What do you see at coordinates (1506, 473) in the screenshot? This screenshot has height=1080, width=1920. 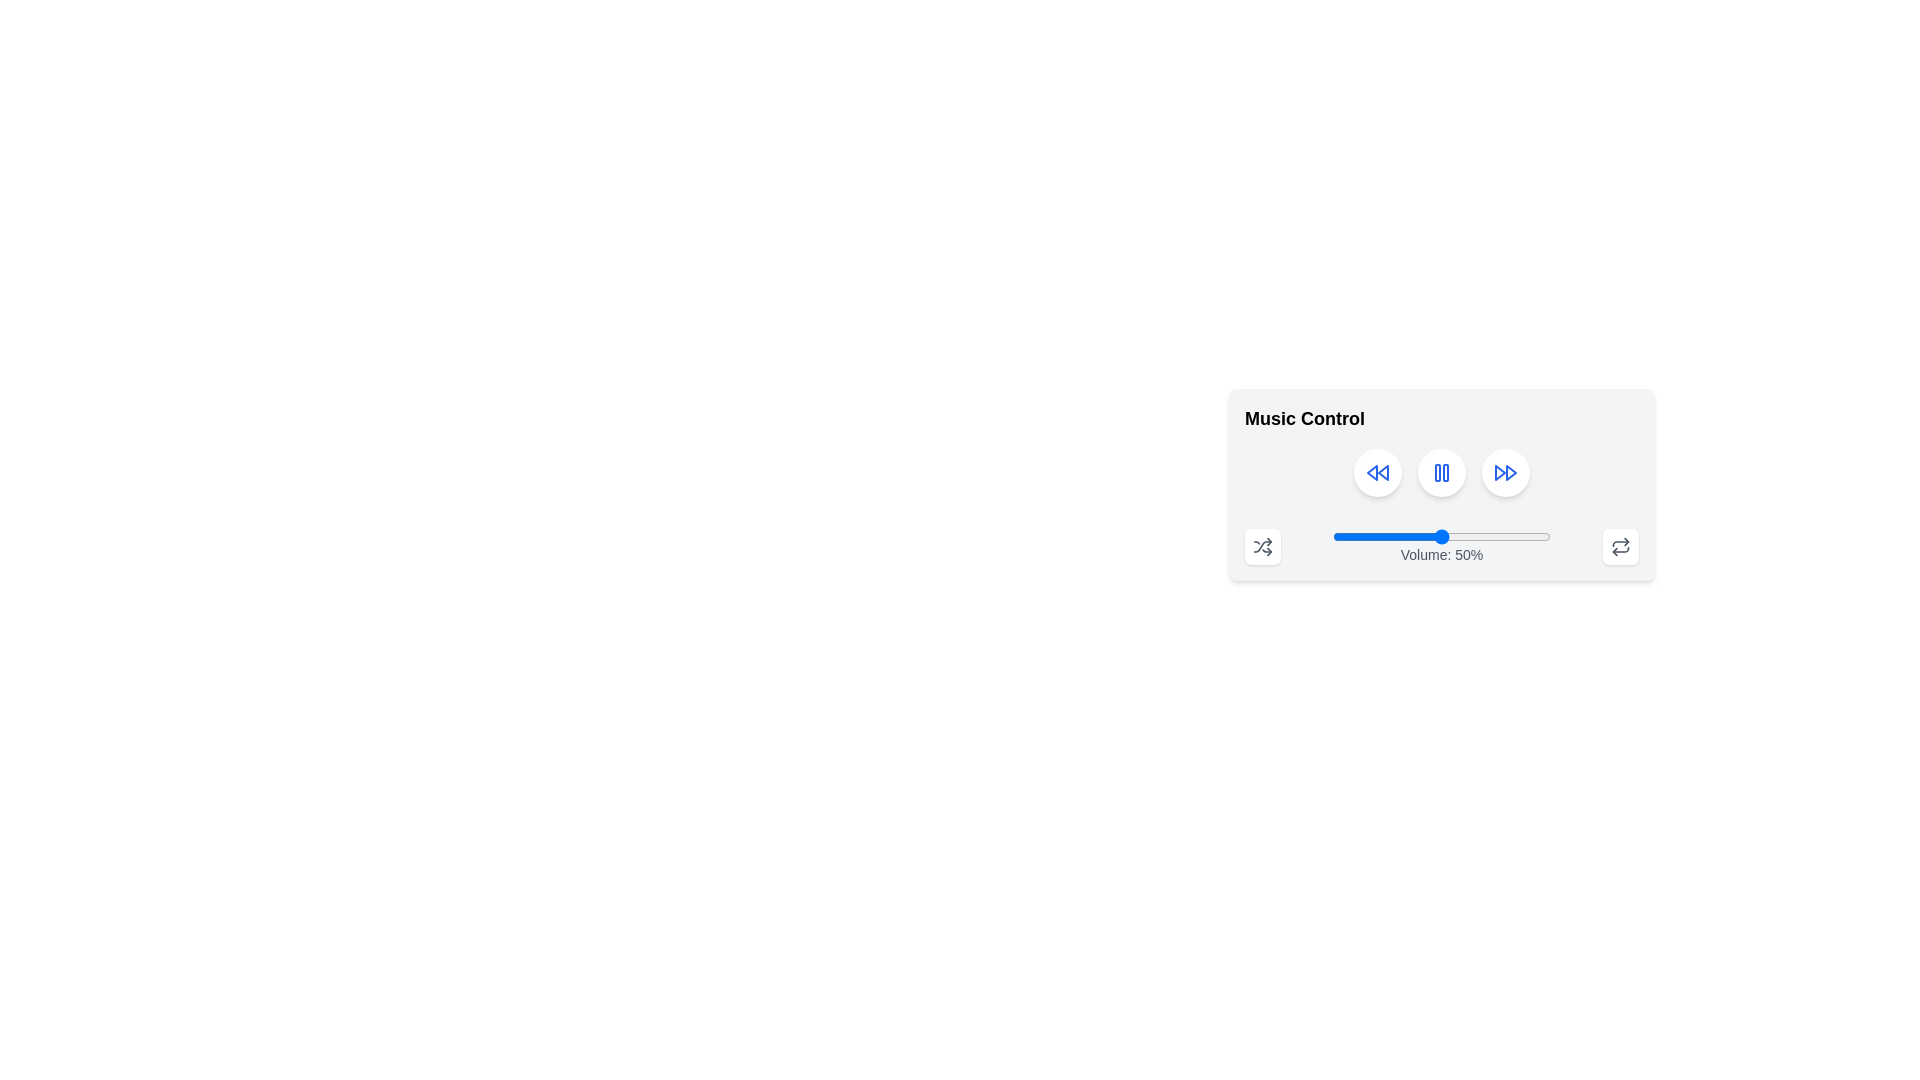 I see `the fast-forward button in the music control interface` at bounding box center [1506, 473].